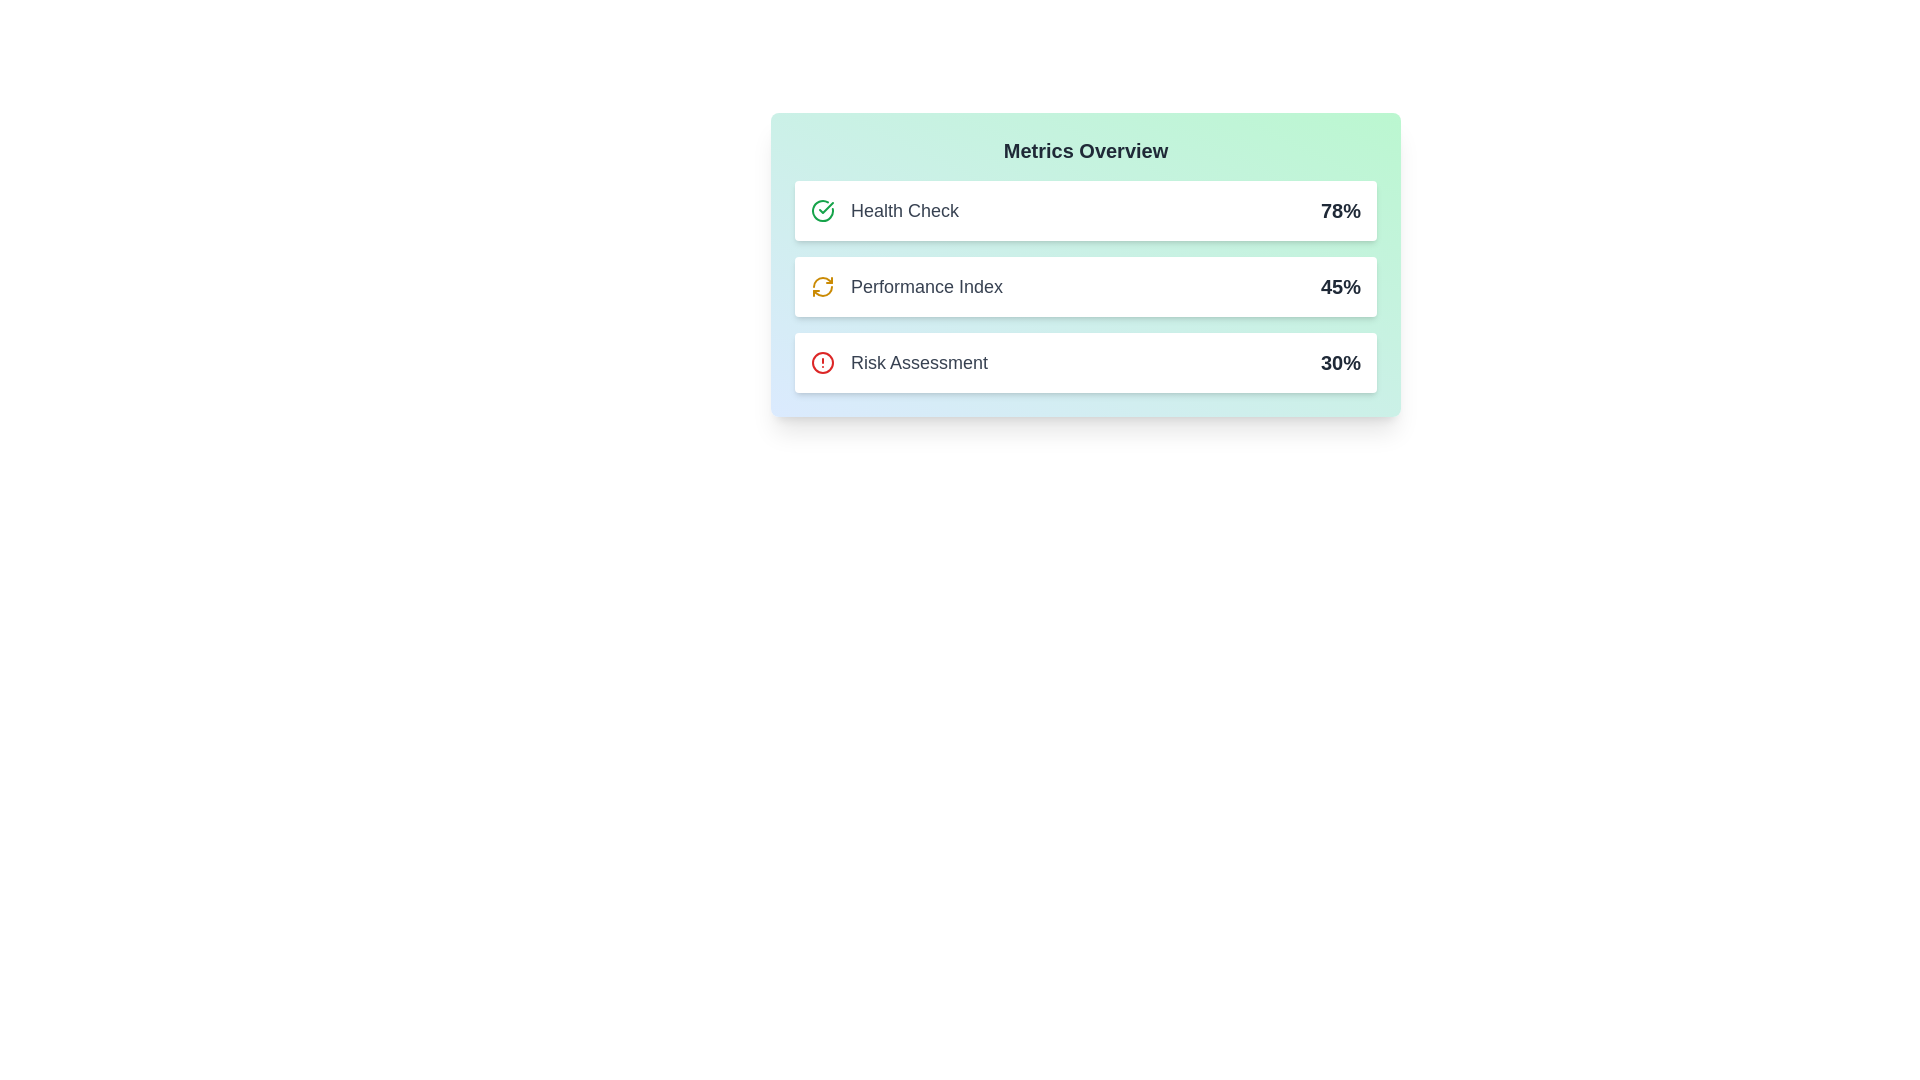  I want to click on the 'Health Check' text label located in the first row of the metrics dashboard, next to the green check icon, within the 'Metrics Overview' box, so click(904, 211).